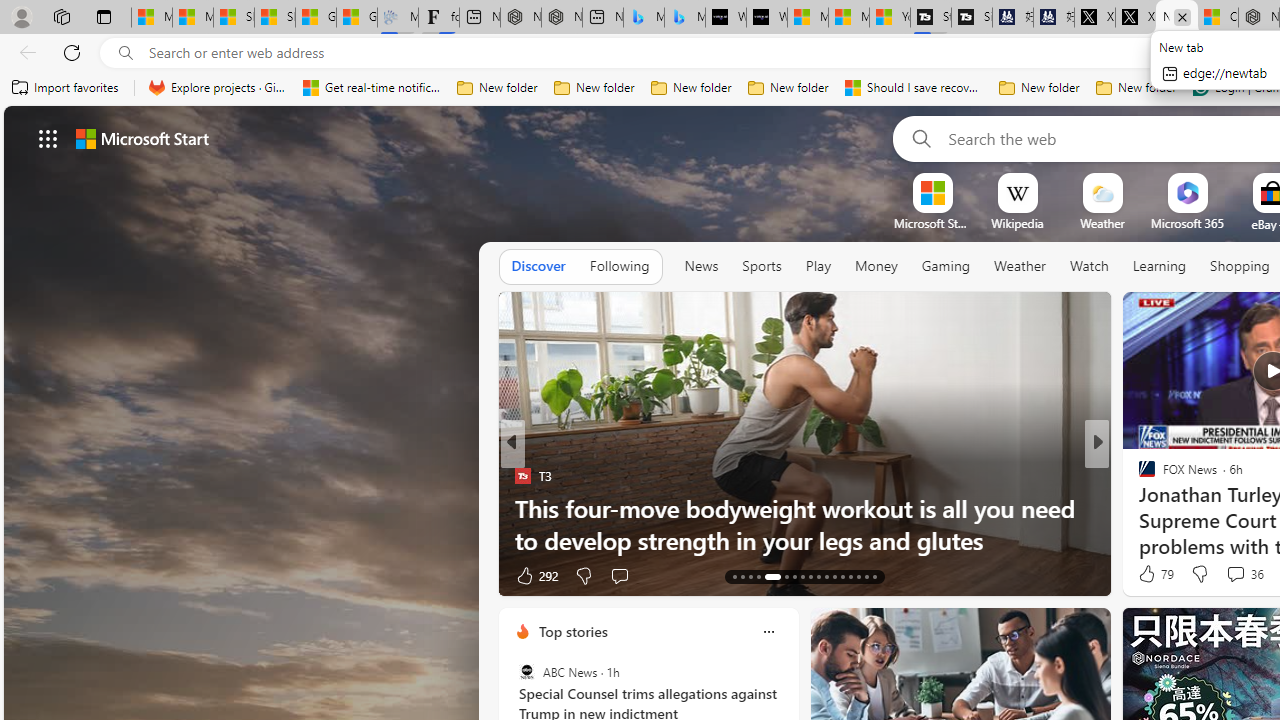 The height and width of the screenshot is (720, 1280). What do you see at coordinates (1138, 475) in the screenshot?
I see `'Live Science'` at bounding box center [1138, 475].